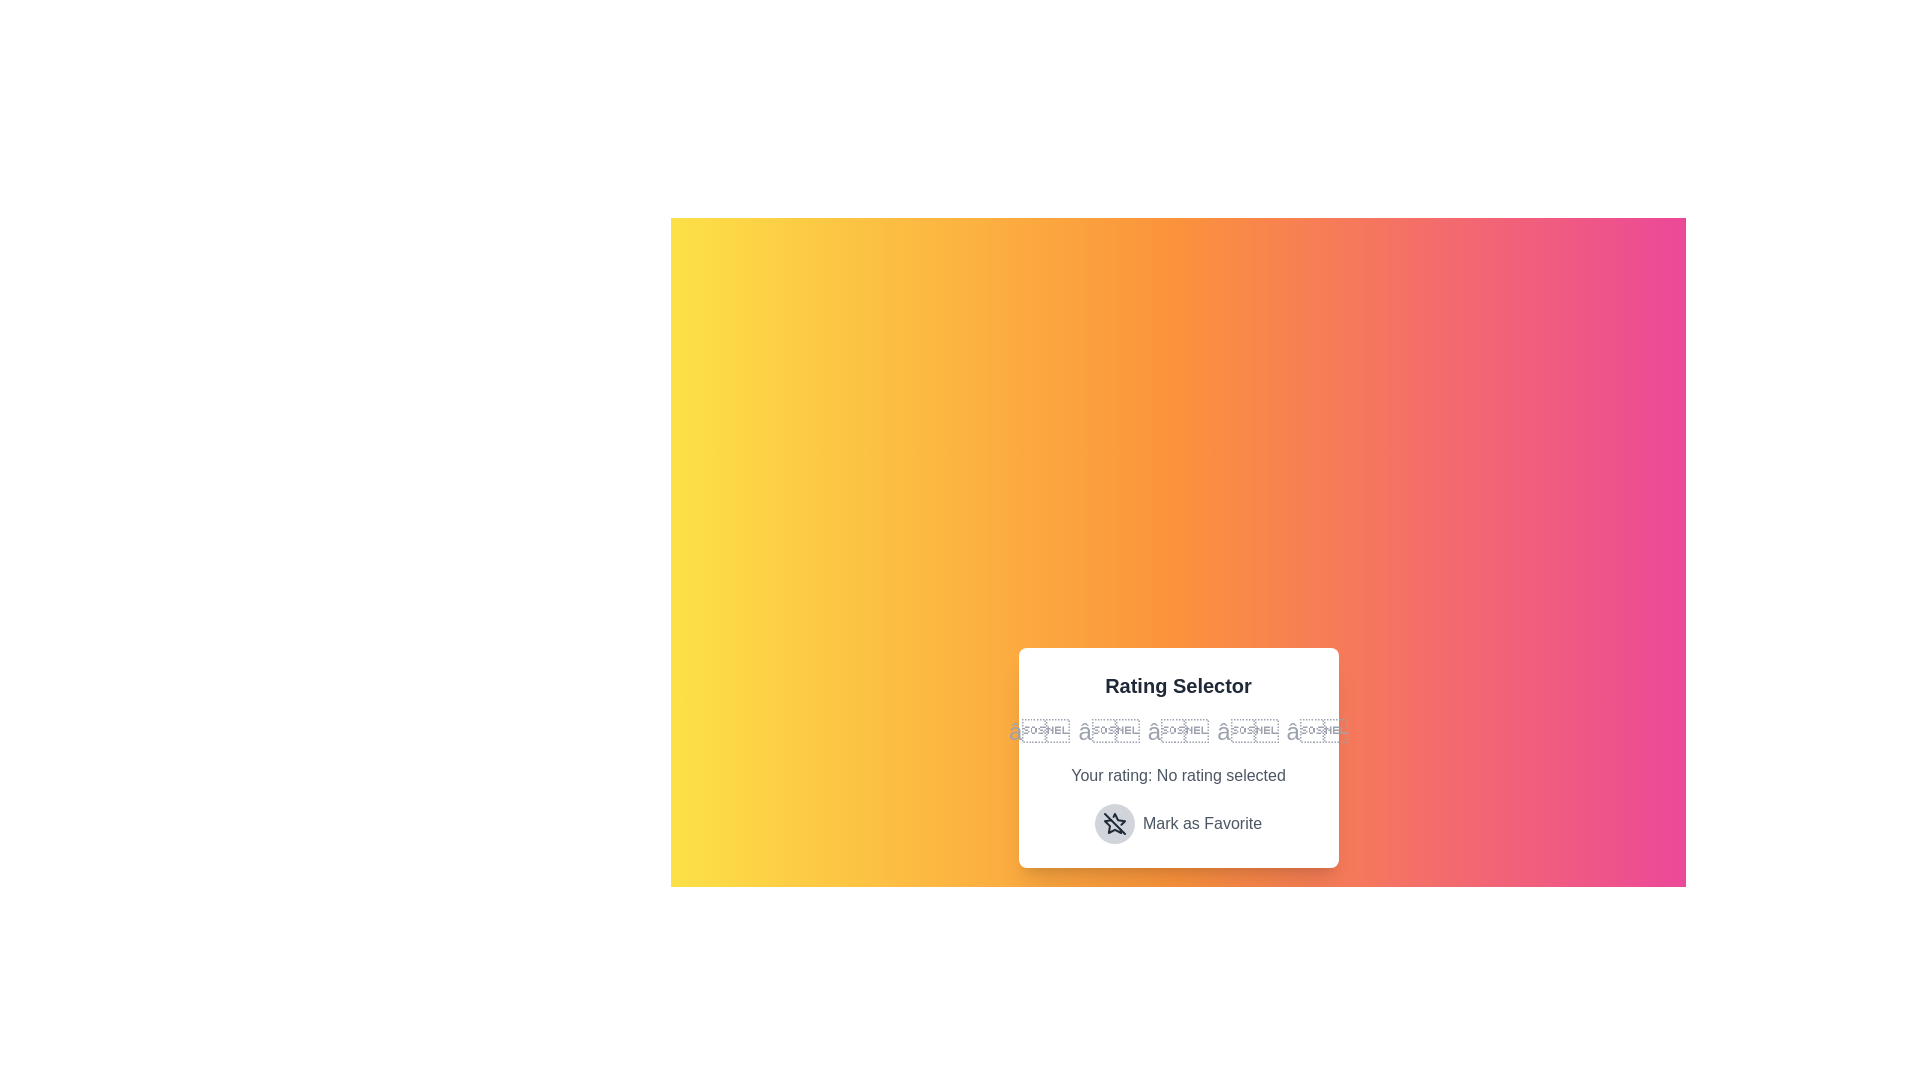 This screenshot has height=1080, width=1920. What do you see at coordinates (1178, 732) in the screenshot?
I see `the group of clickable icons designed for rating located beneath the heading 'Rating Selector'` at bounding box center [1178, 732].